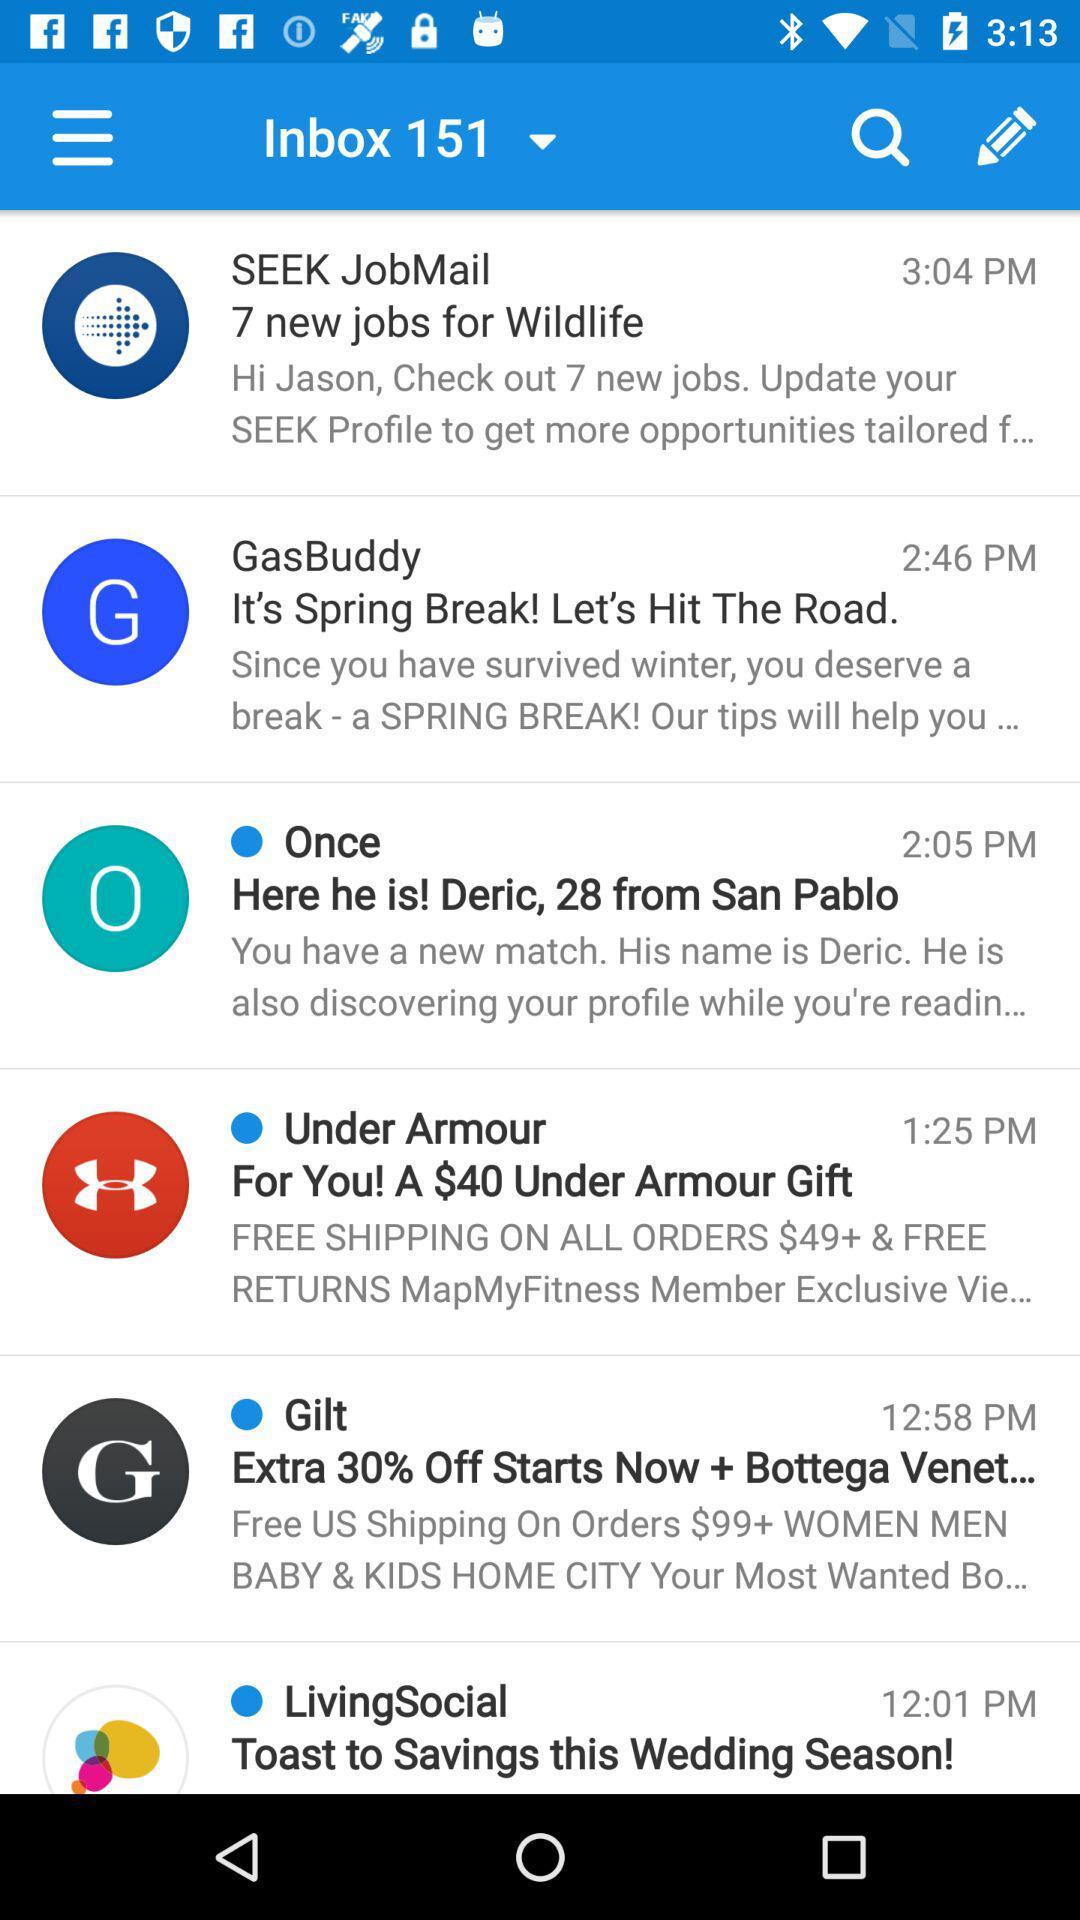  What do you see at coordinates (115, 1471) in the screenshot?
I see `link to gilt` at bounding box center [115, 1471].